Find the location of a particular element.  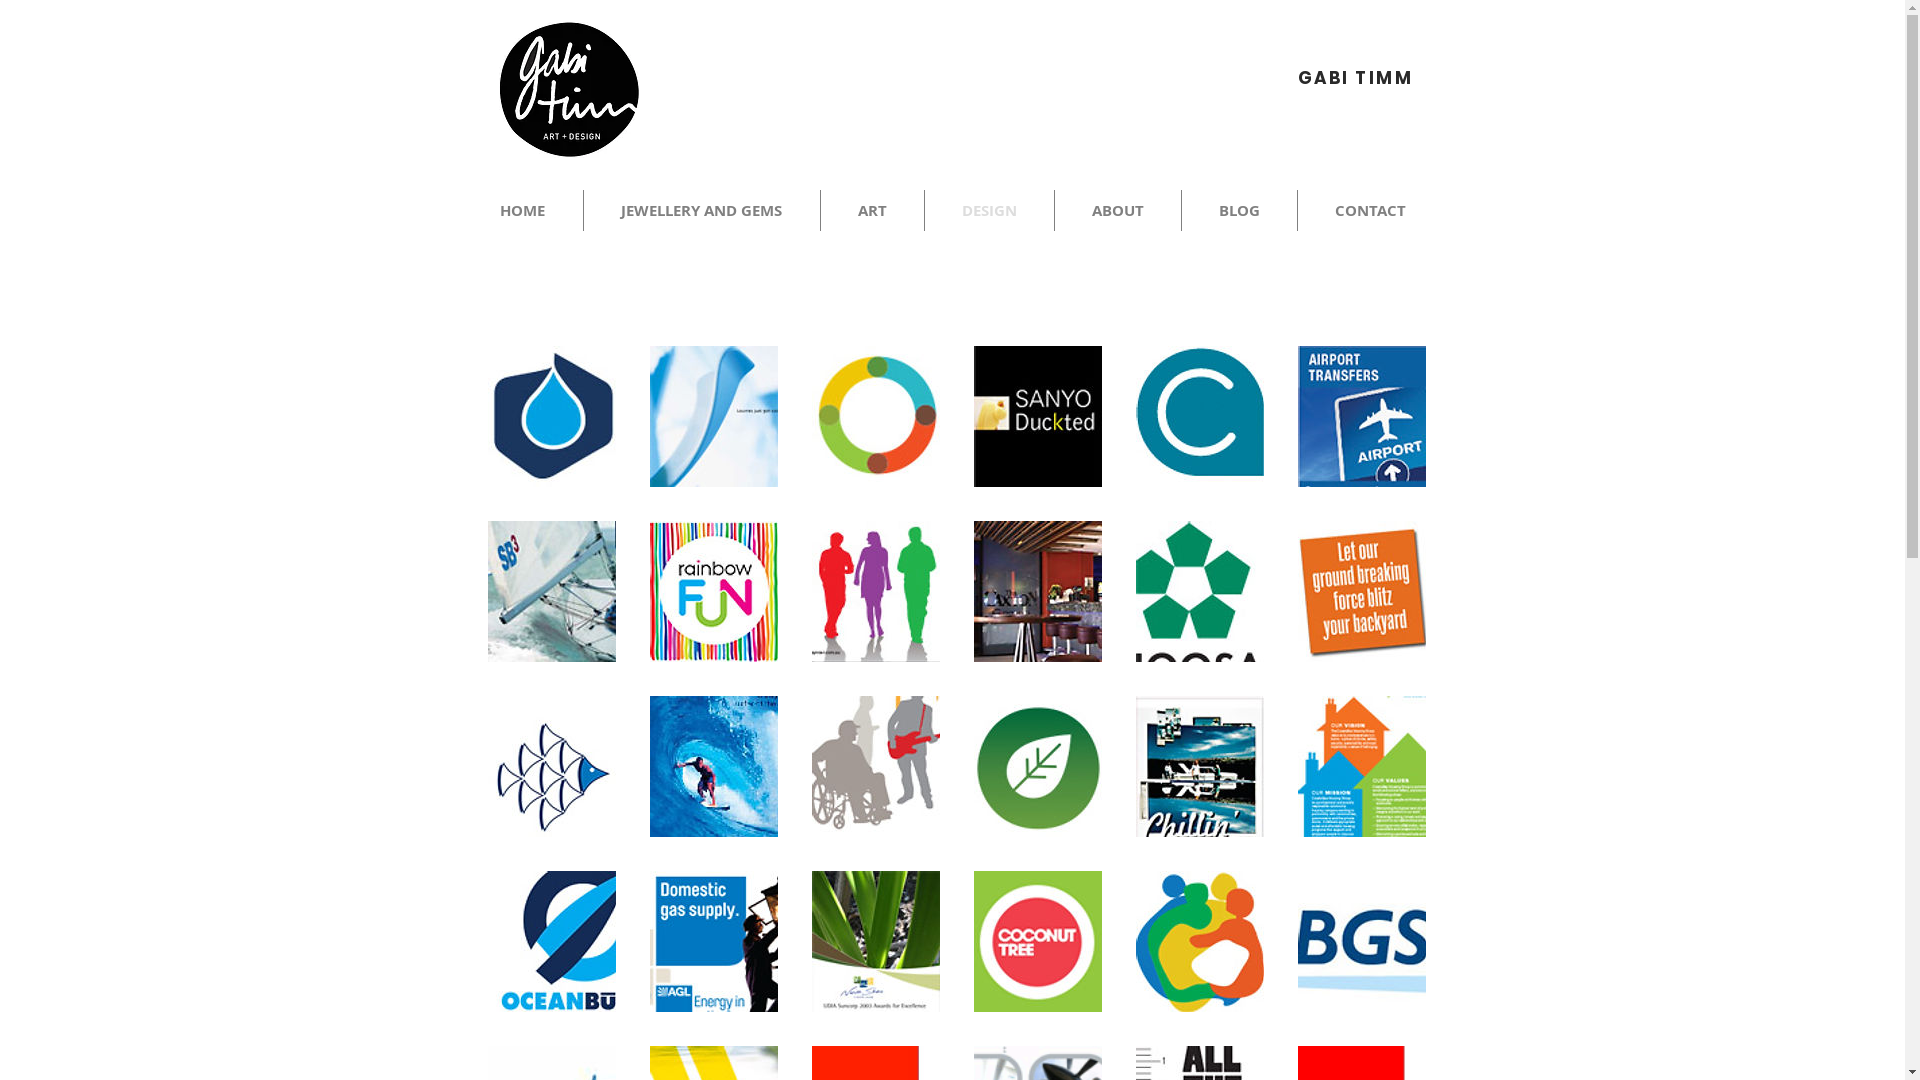

'JEWELLERY AND GEMS' is located at coordinates (701, 210).